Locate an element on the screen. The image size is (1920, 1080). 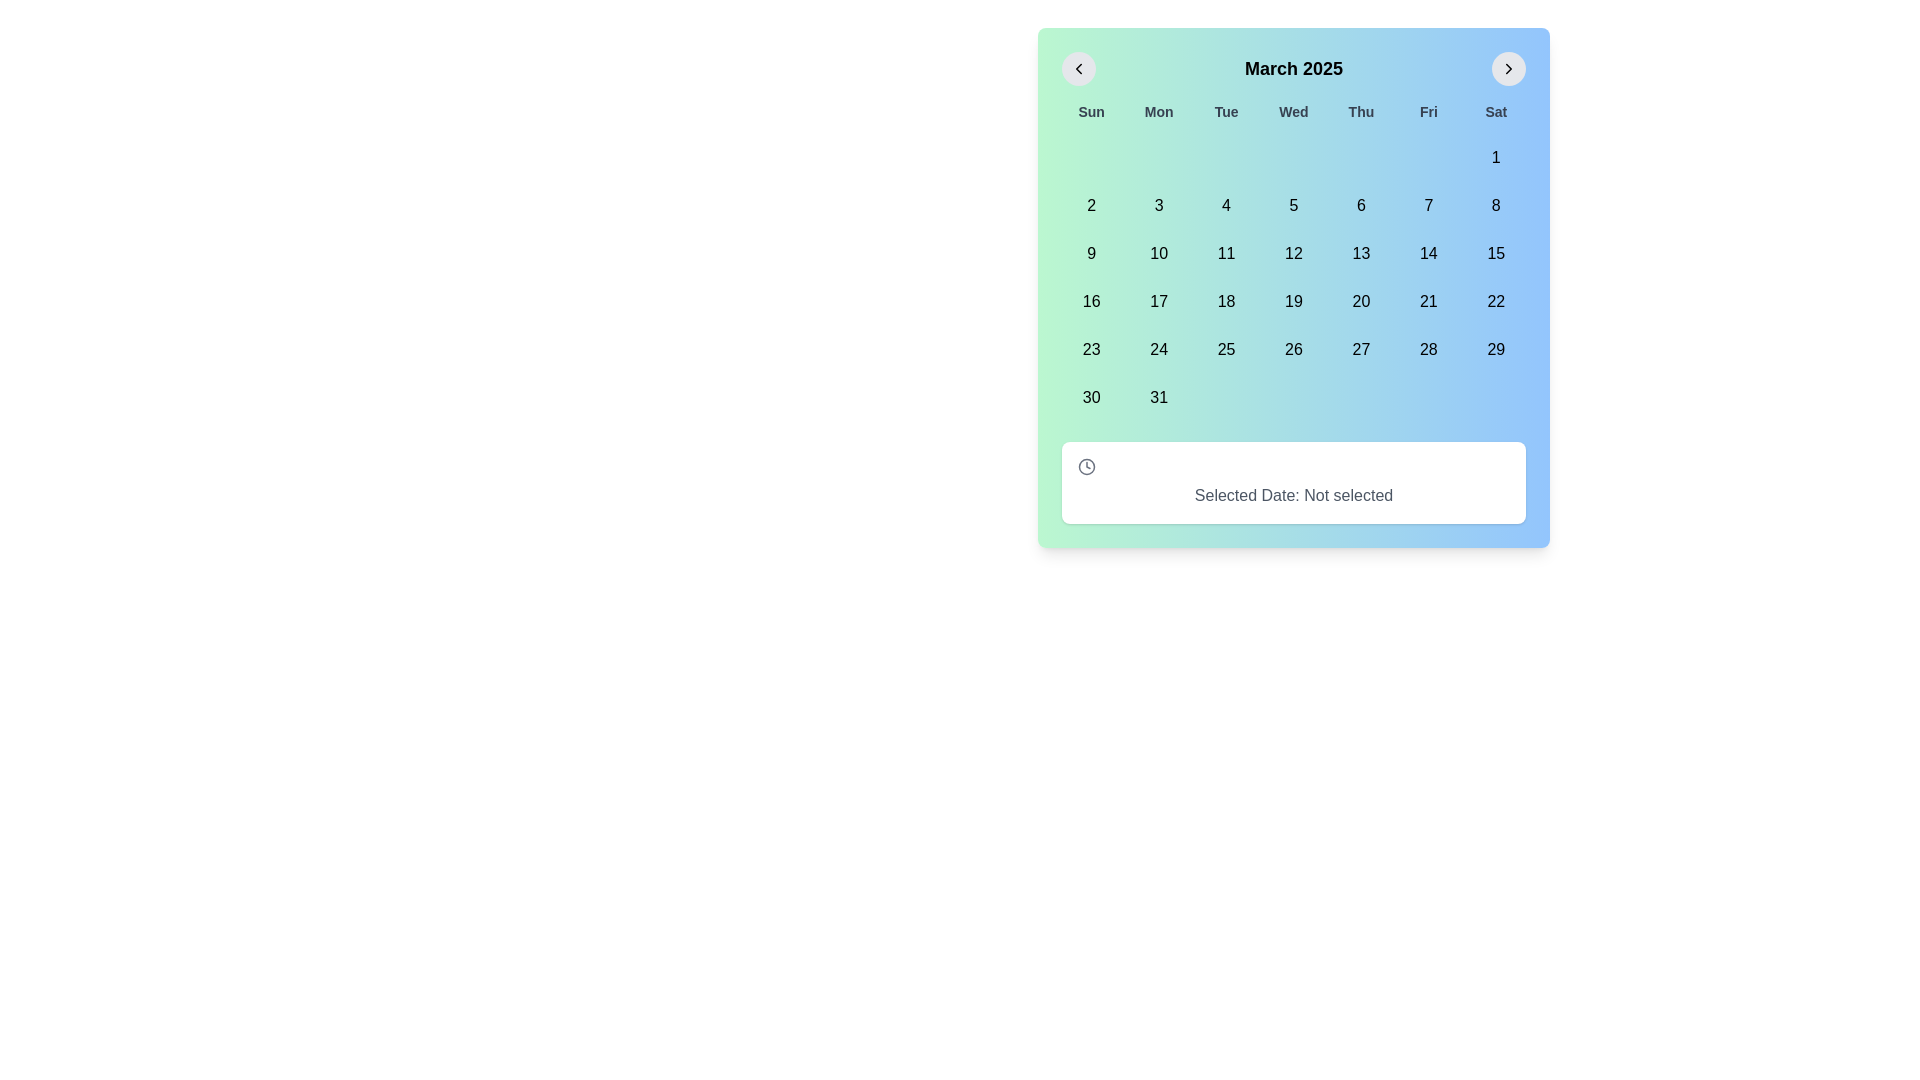
the circular button with the text '3' is located at coordinates (1159, 205).